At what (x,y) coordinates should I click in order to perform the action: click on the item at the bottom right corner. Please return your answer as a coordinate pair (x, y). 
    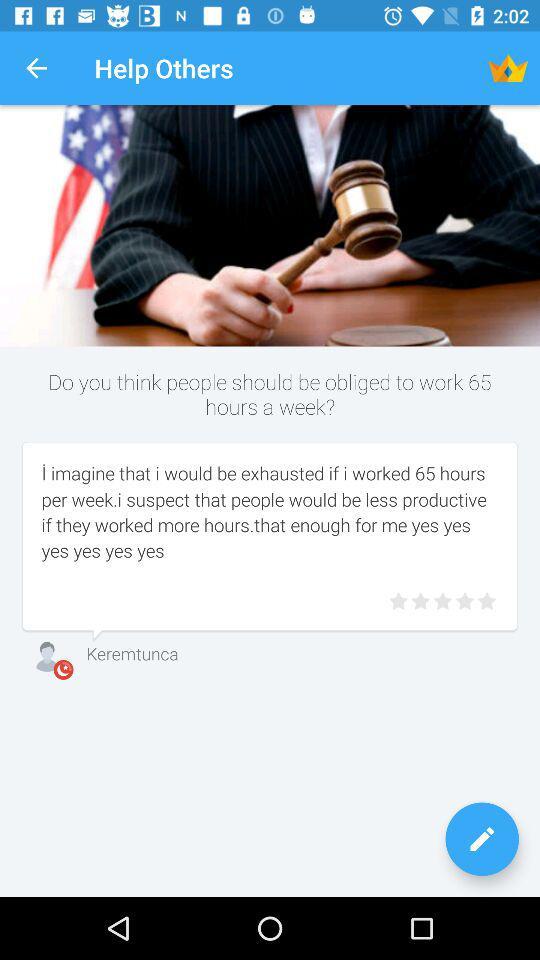
    Looking at the image, I should click on (481, 839).